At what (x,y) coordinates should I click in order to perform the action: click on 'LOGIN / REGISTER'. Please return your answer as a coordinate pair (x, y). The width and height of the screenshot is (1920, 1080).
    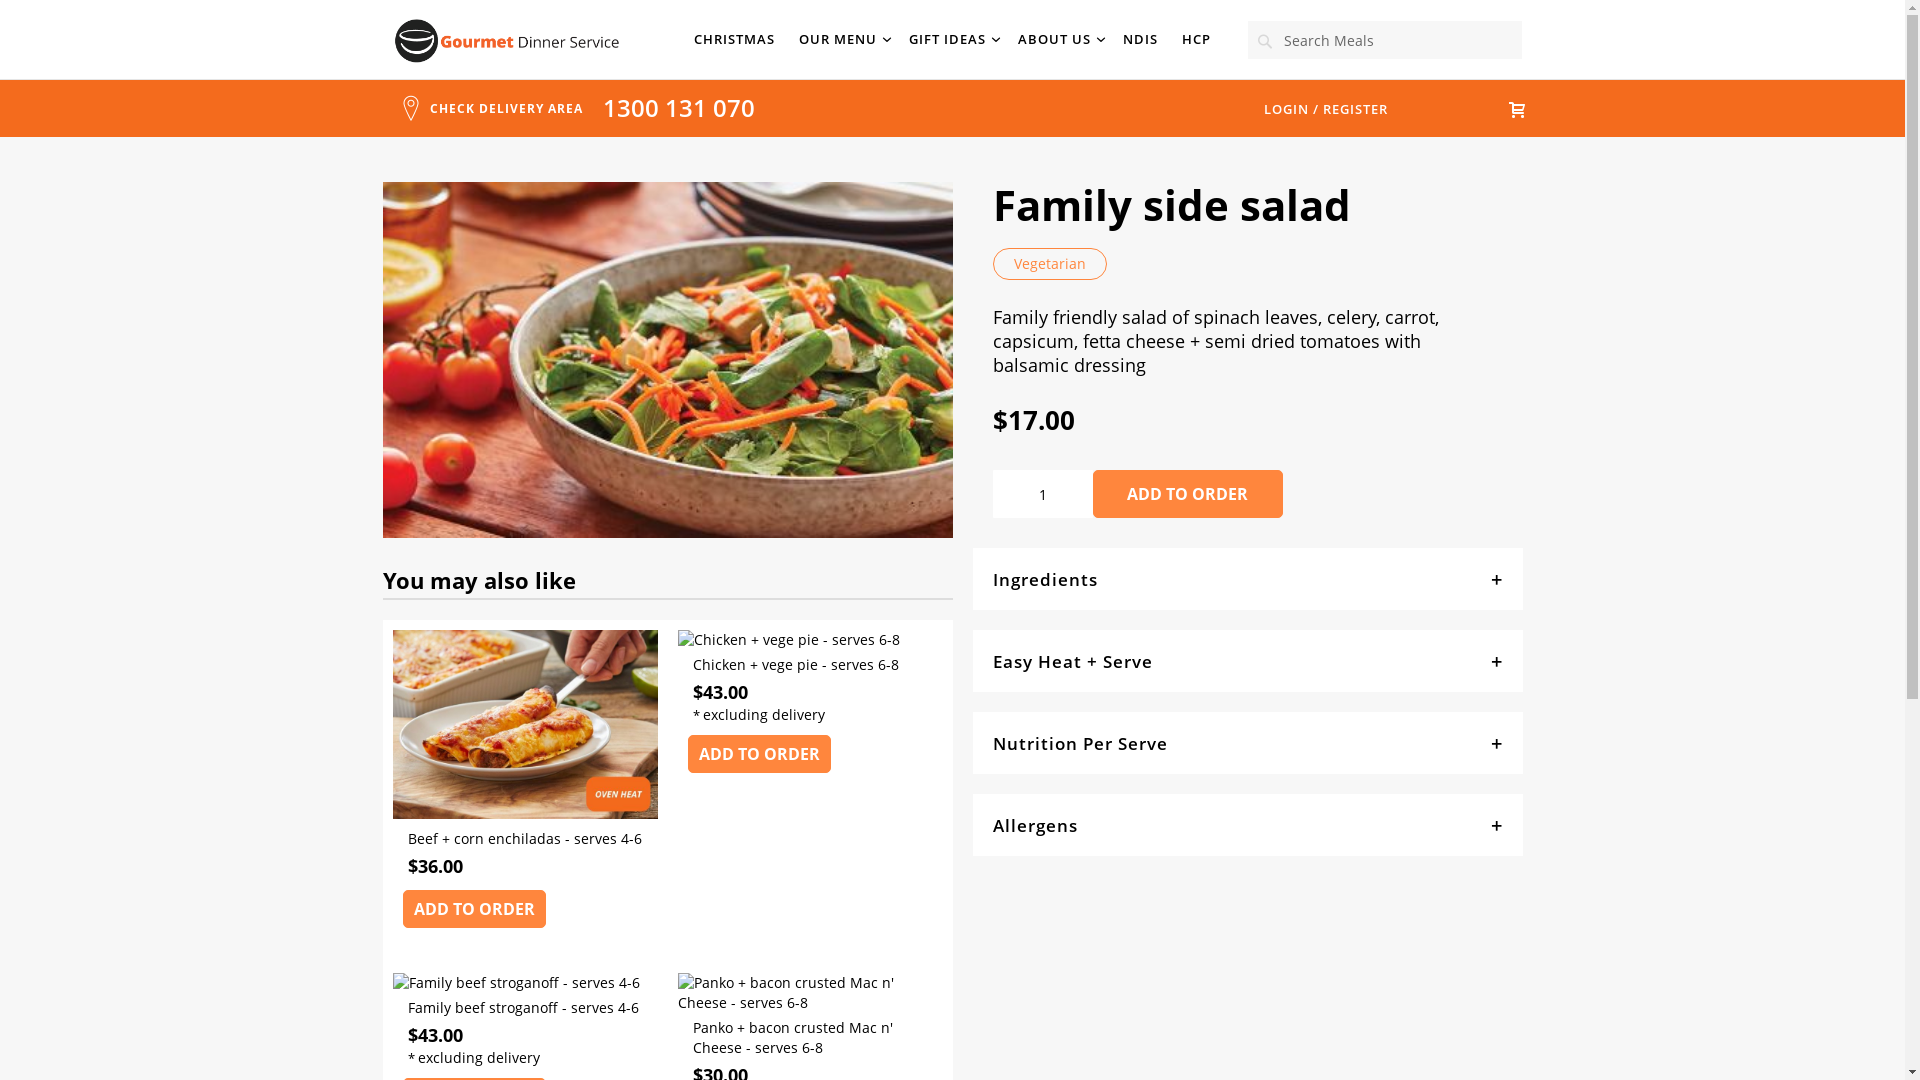
    Looking at the image, I should click on (1326, 108).